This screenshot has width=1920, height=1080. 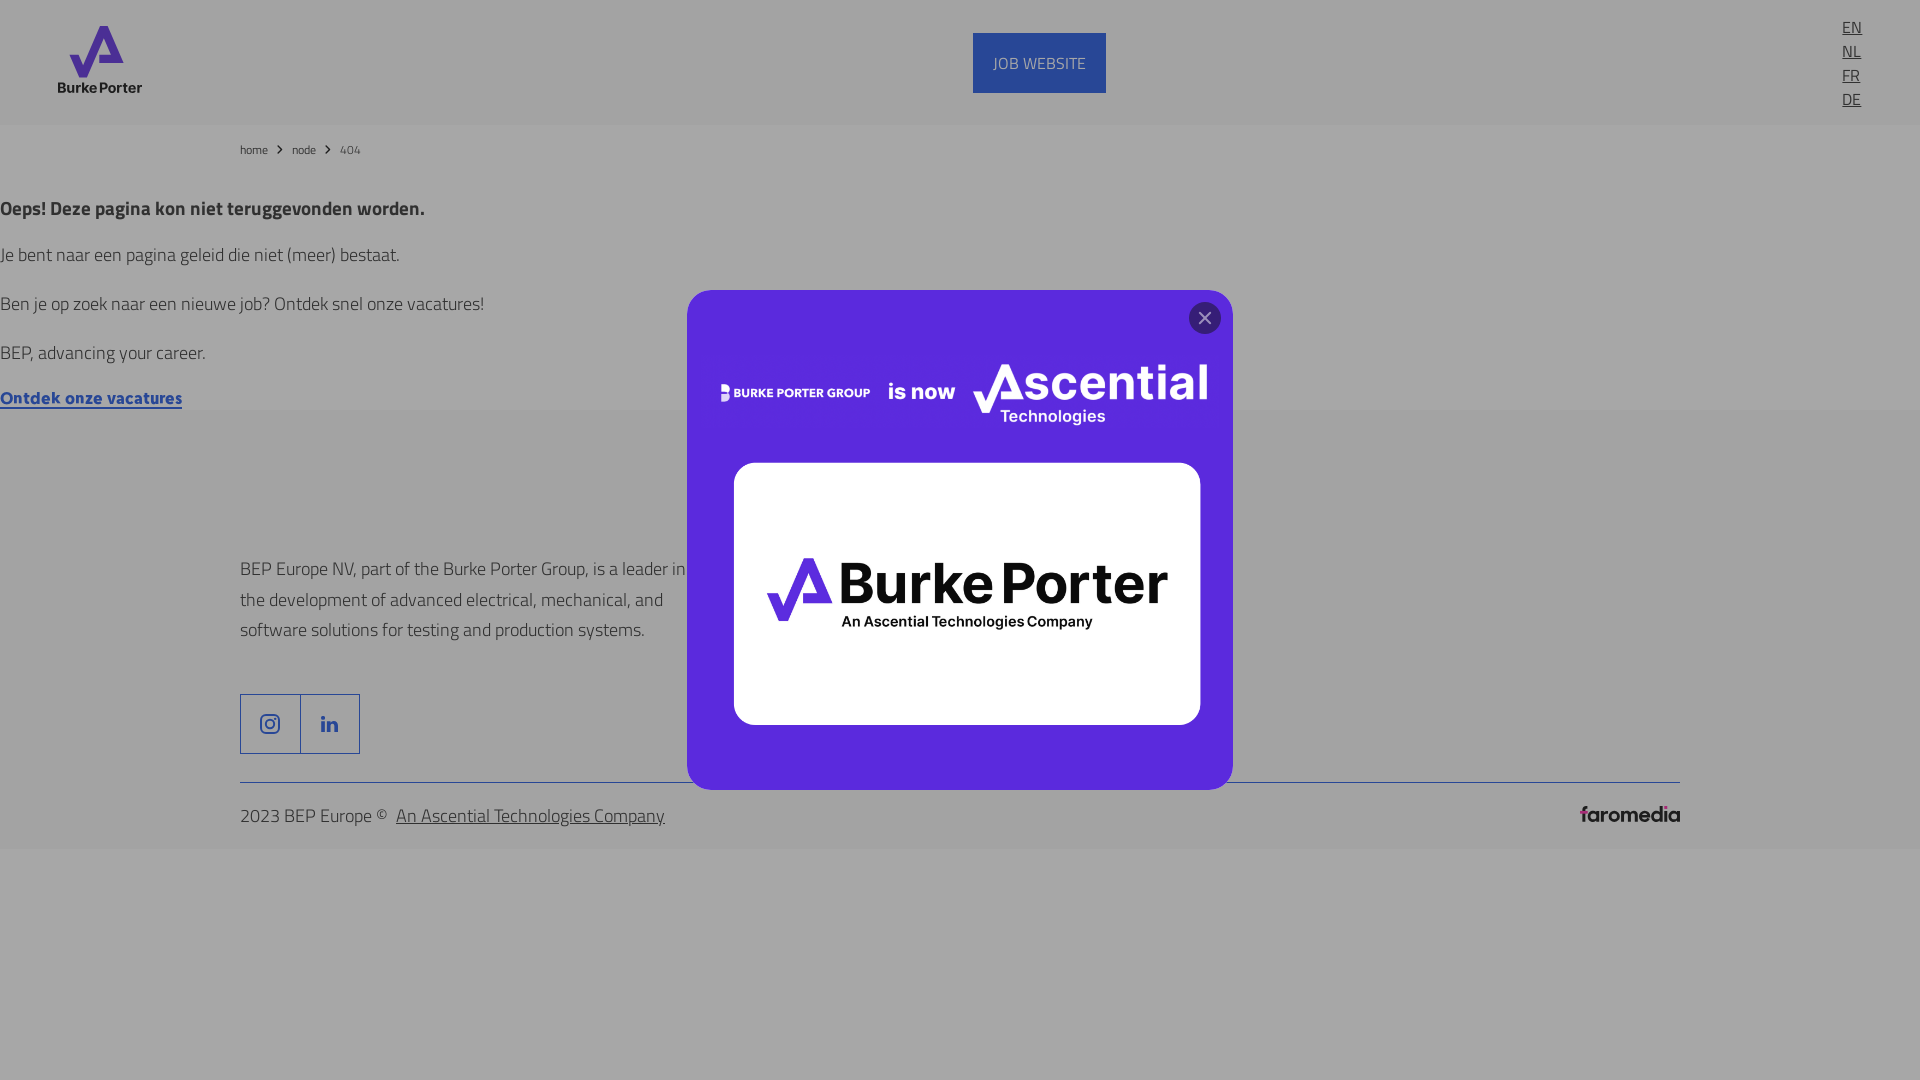 I want to click on 'Ontdek onze vacatures', so click(x=90, y=400).